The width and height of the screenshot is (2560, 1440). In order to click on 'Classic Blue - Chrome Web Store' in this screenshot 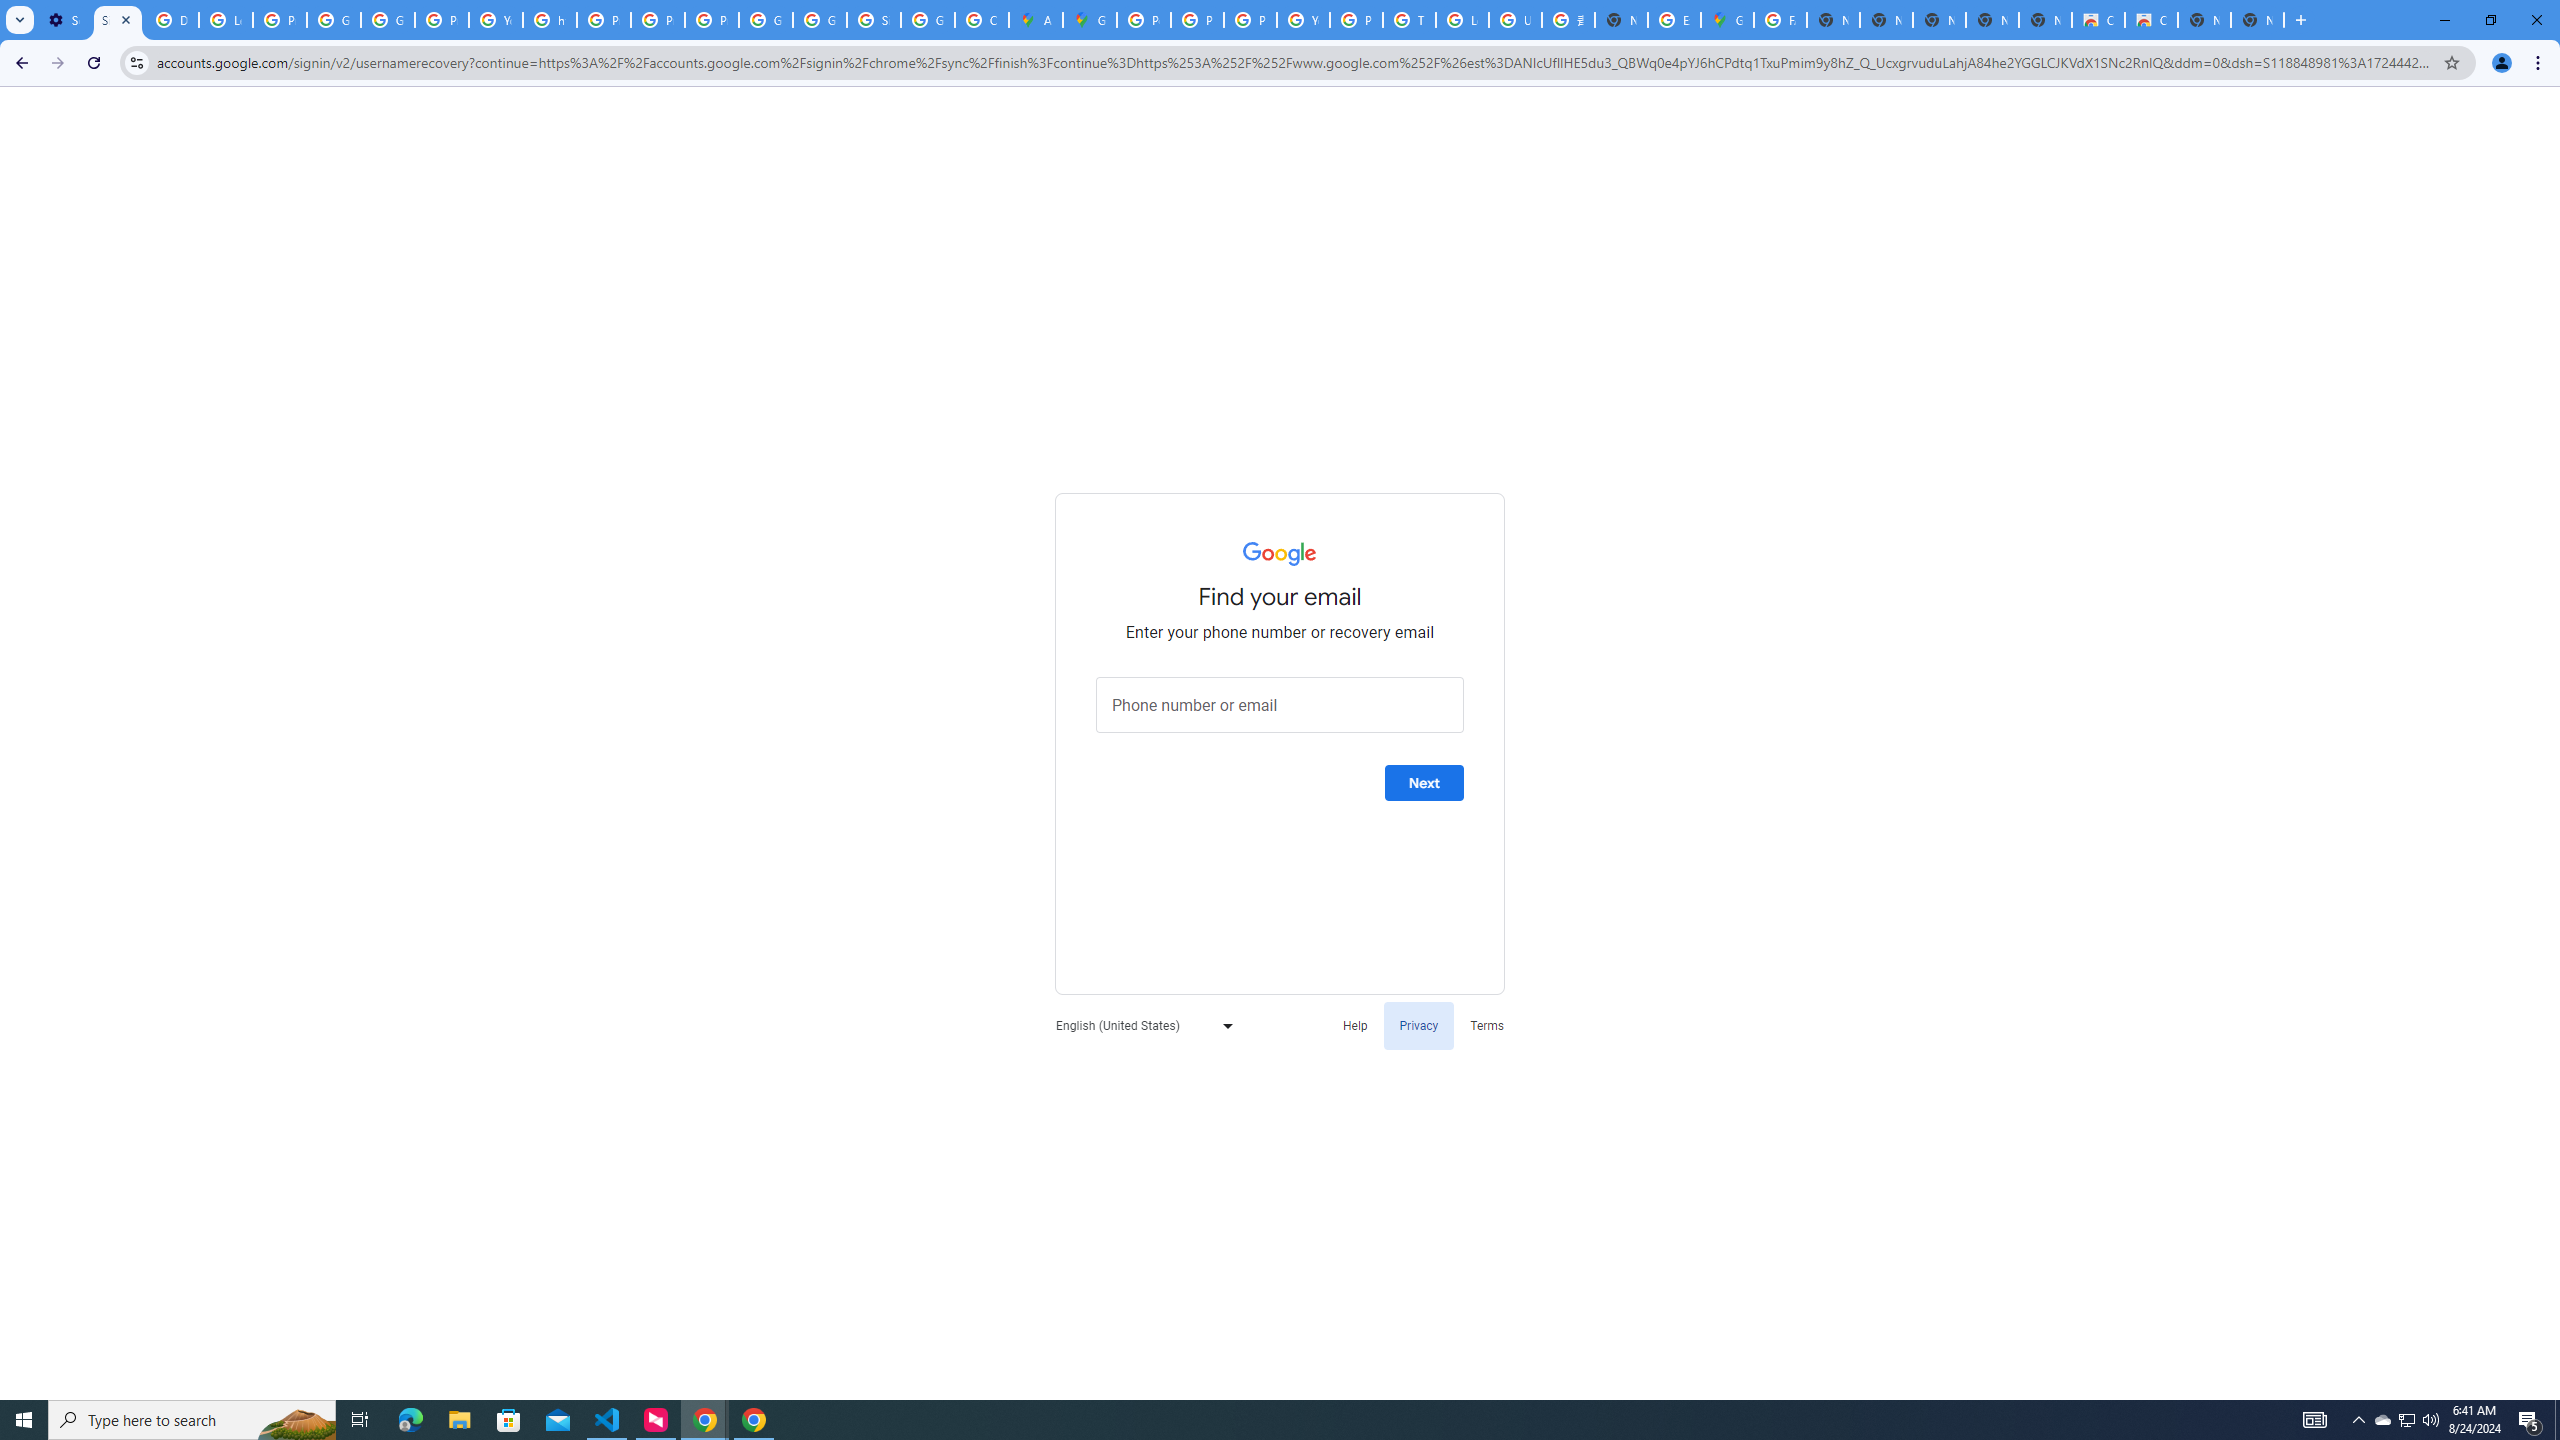, I will do `click(2151, 19)`.